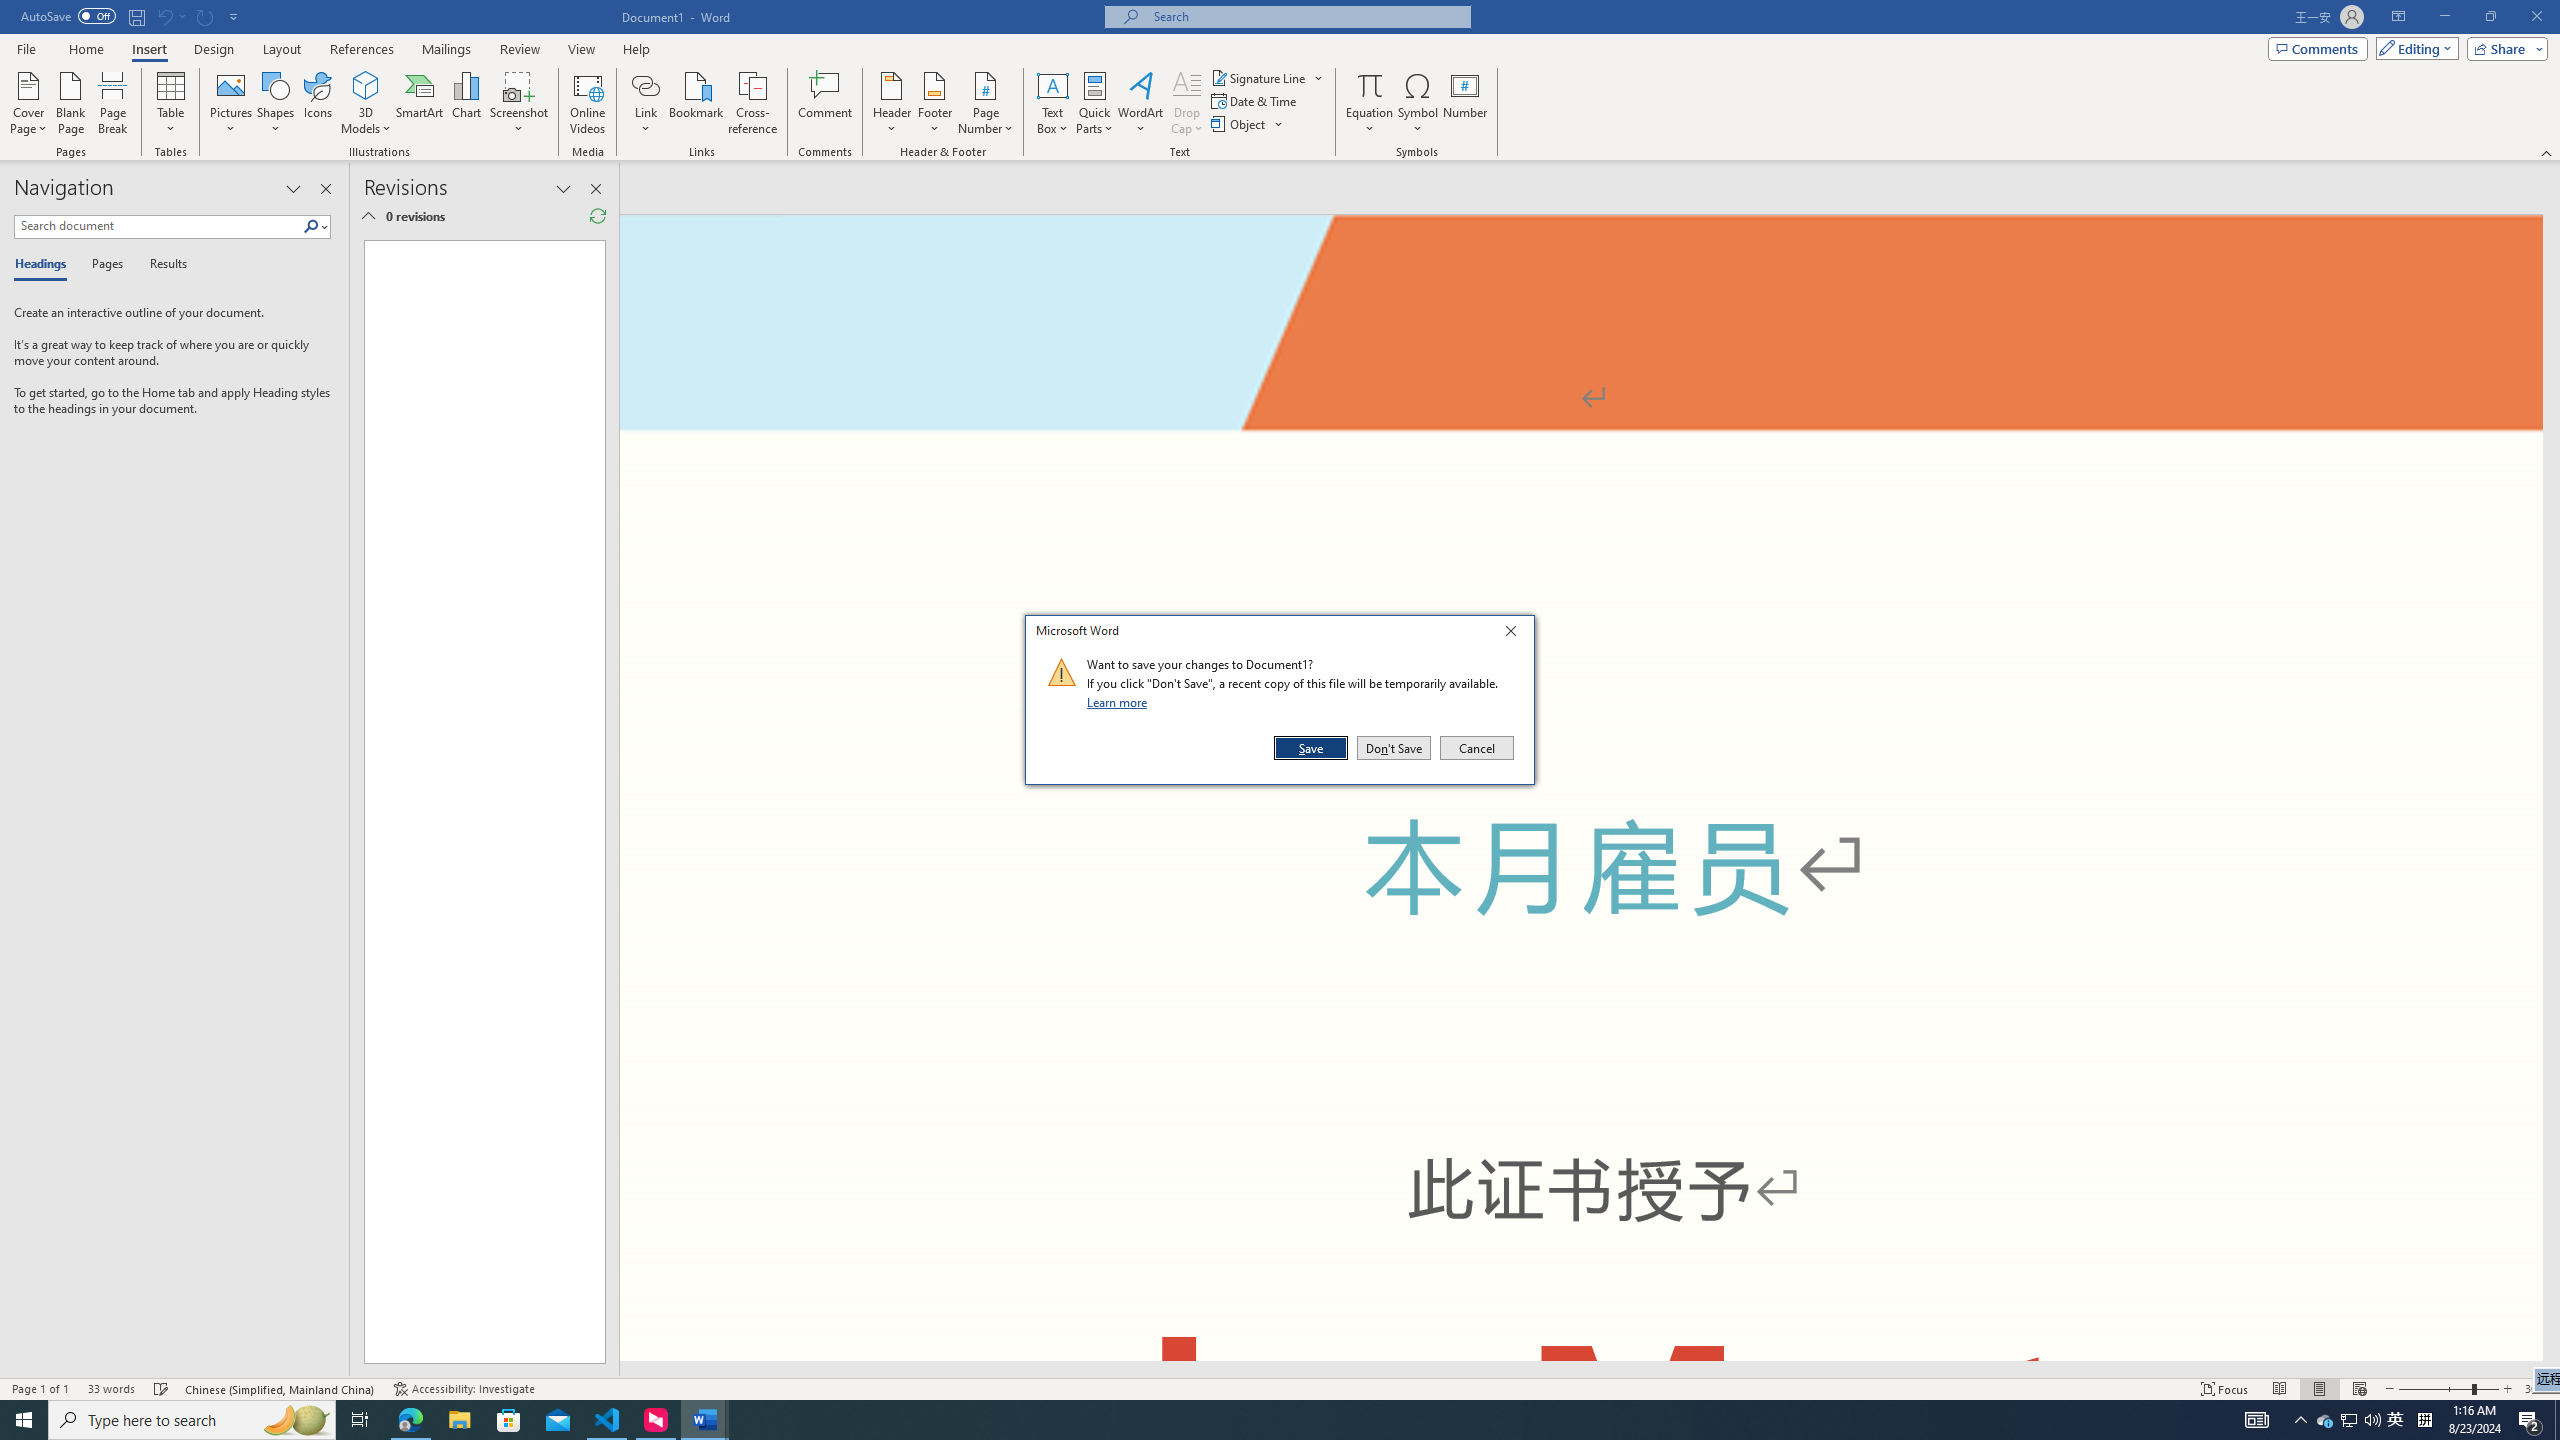  Describe the element at coordinates (1464, 103) in the screenshot. I see `'Number...'` at that location.